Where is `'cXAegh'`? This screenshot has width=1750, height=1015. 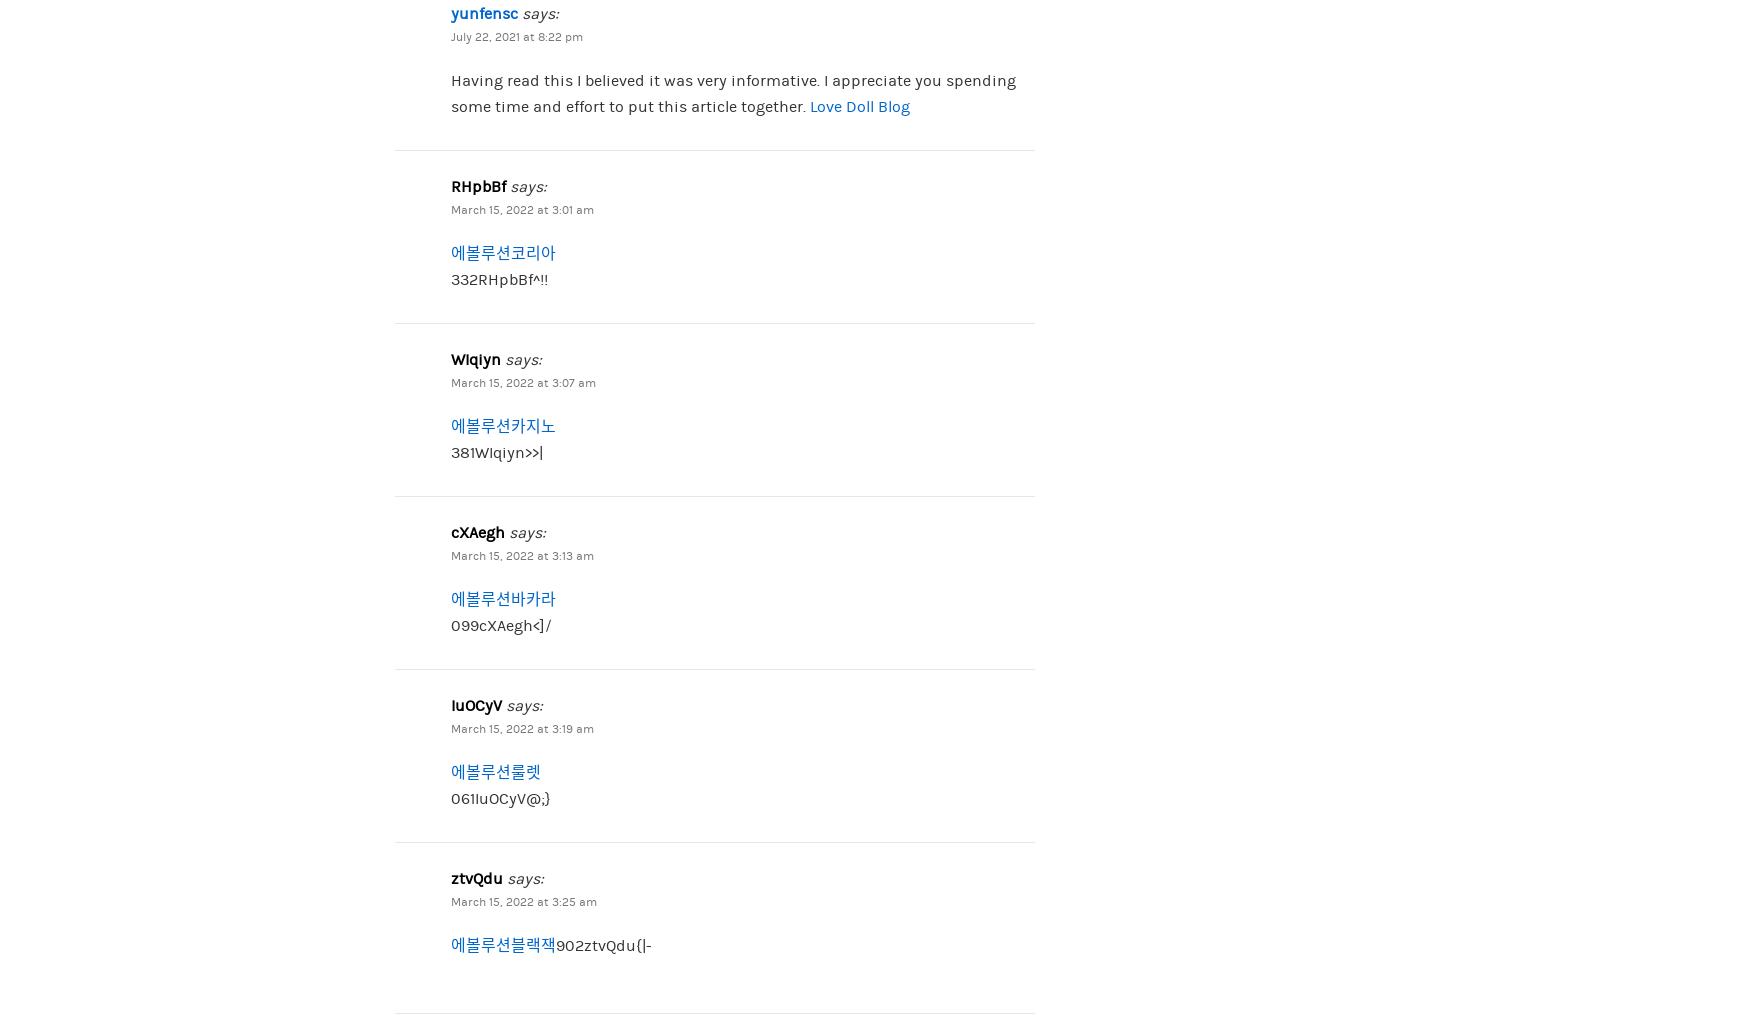 'cXAegh' is located at coordinates (450, 531).